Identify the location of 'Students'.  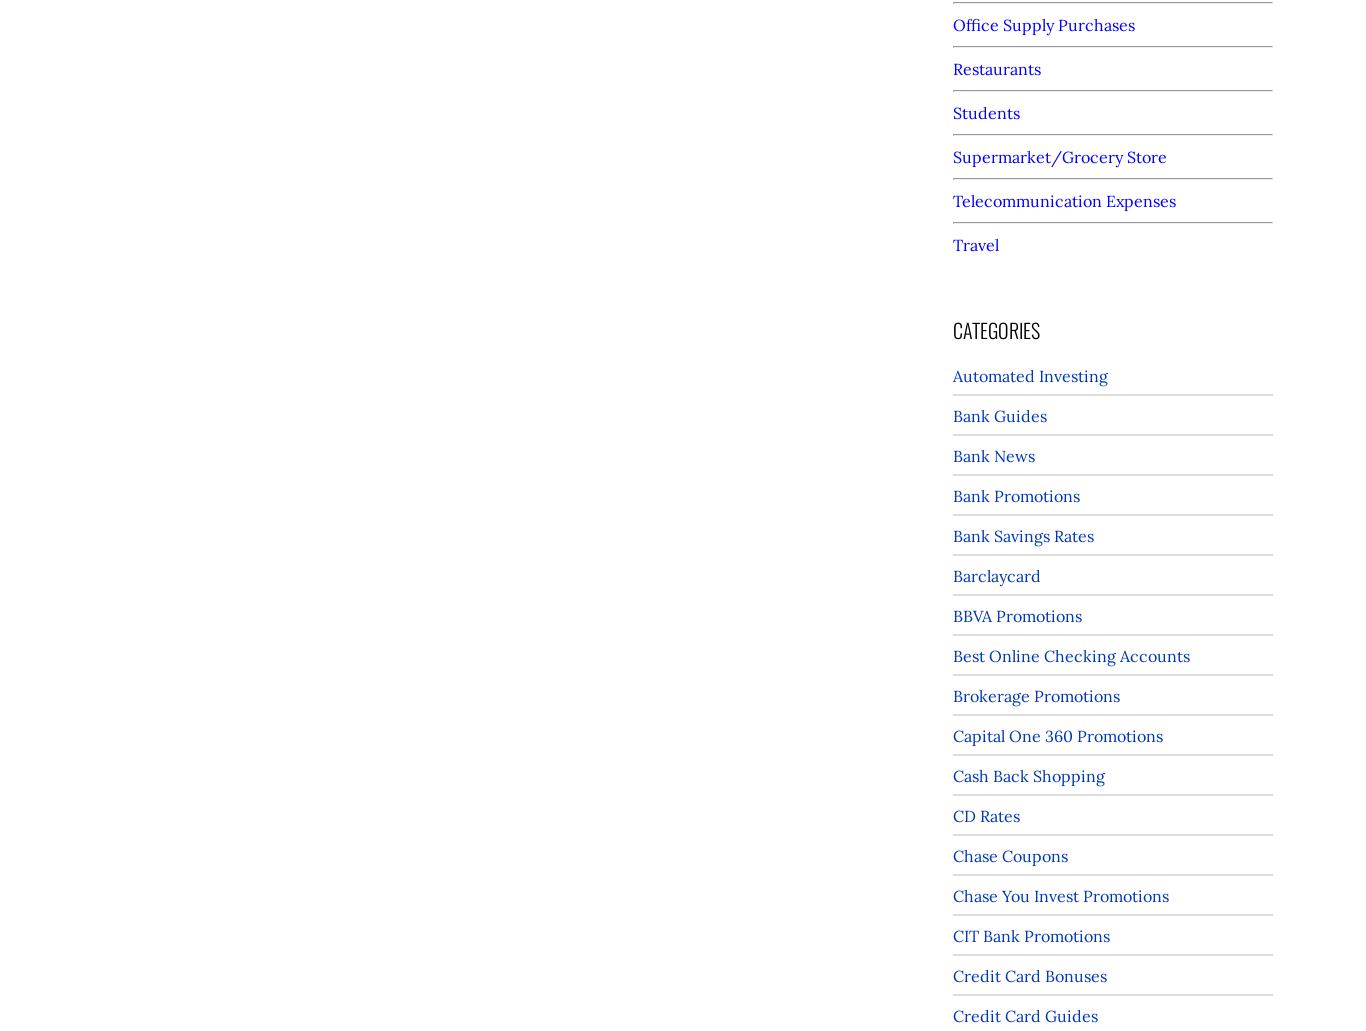
(986, 111).